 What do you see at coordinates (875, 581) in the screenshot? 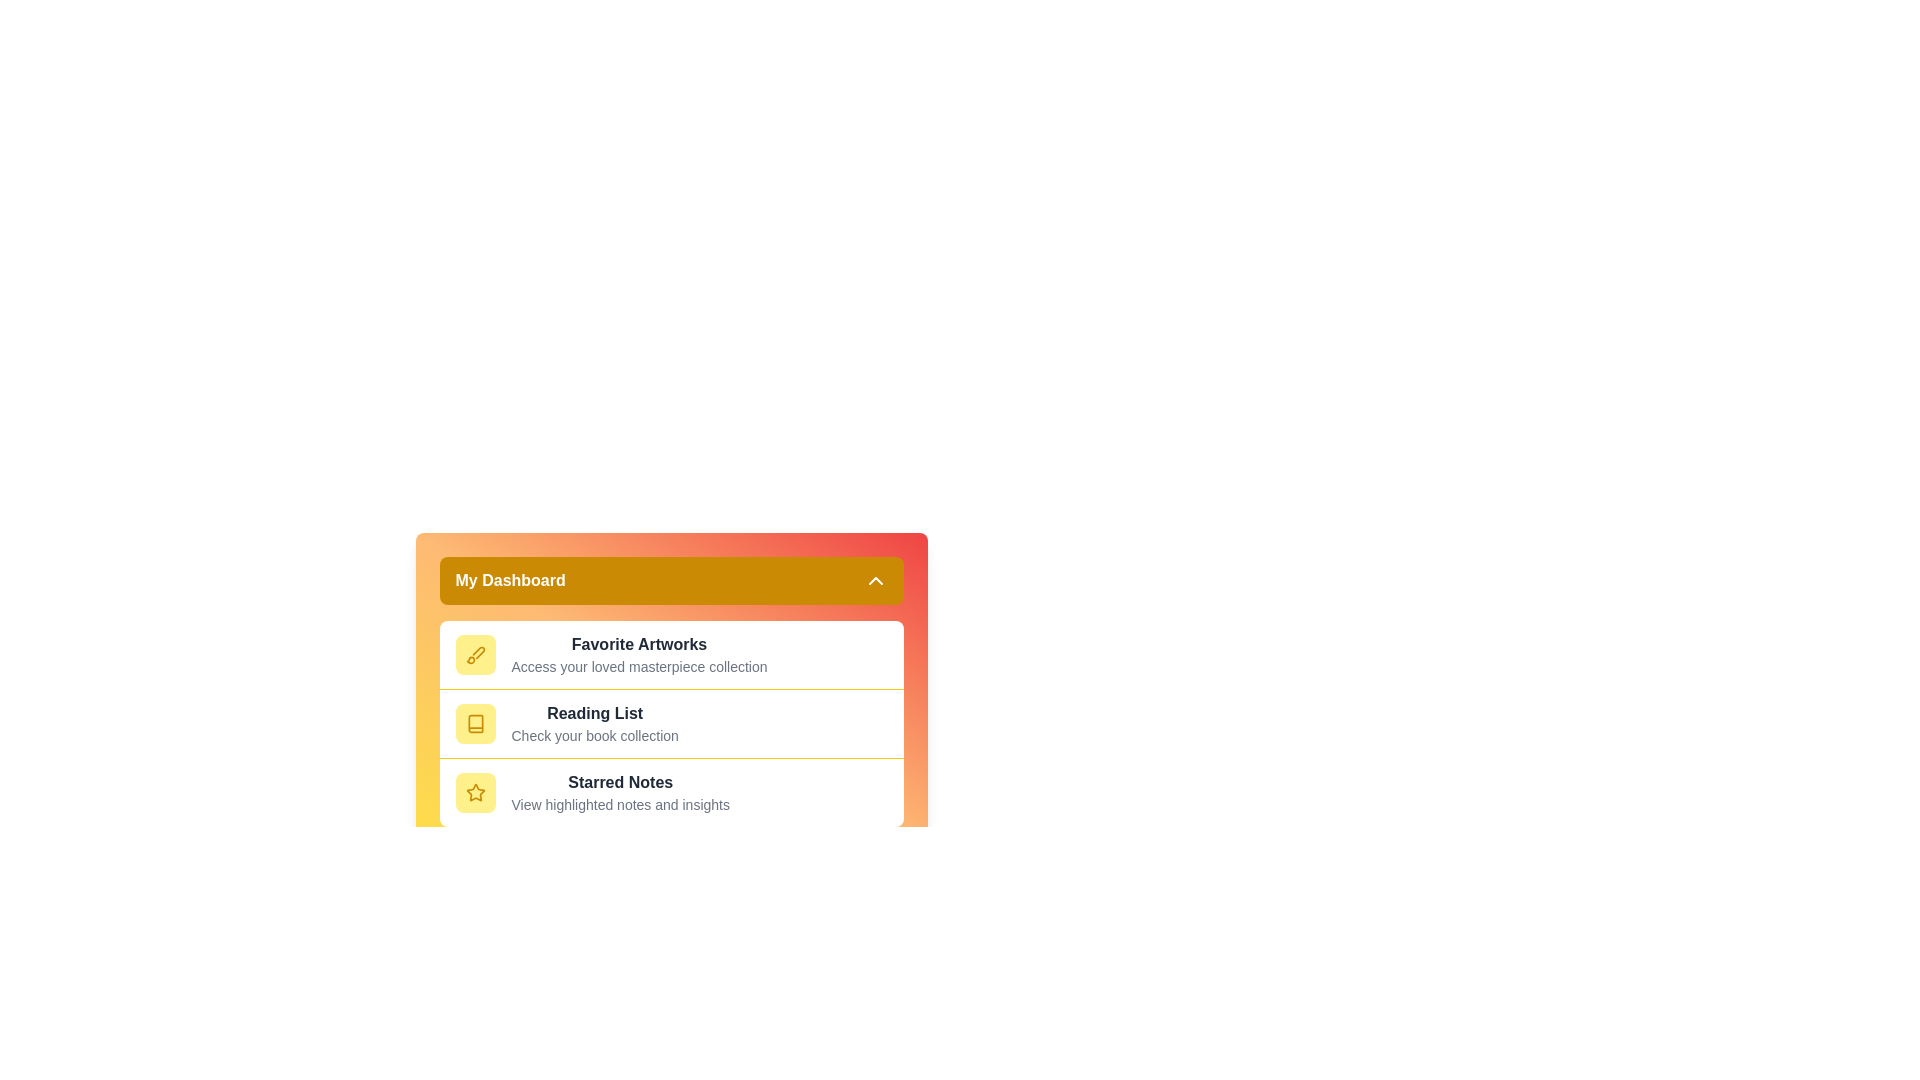
I see `the icon located at the far-right corner of the 'My Dashboard' header` at bounding box center [875, 581].